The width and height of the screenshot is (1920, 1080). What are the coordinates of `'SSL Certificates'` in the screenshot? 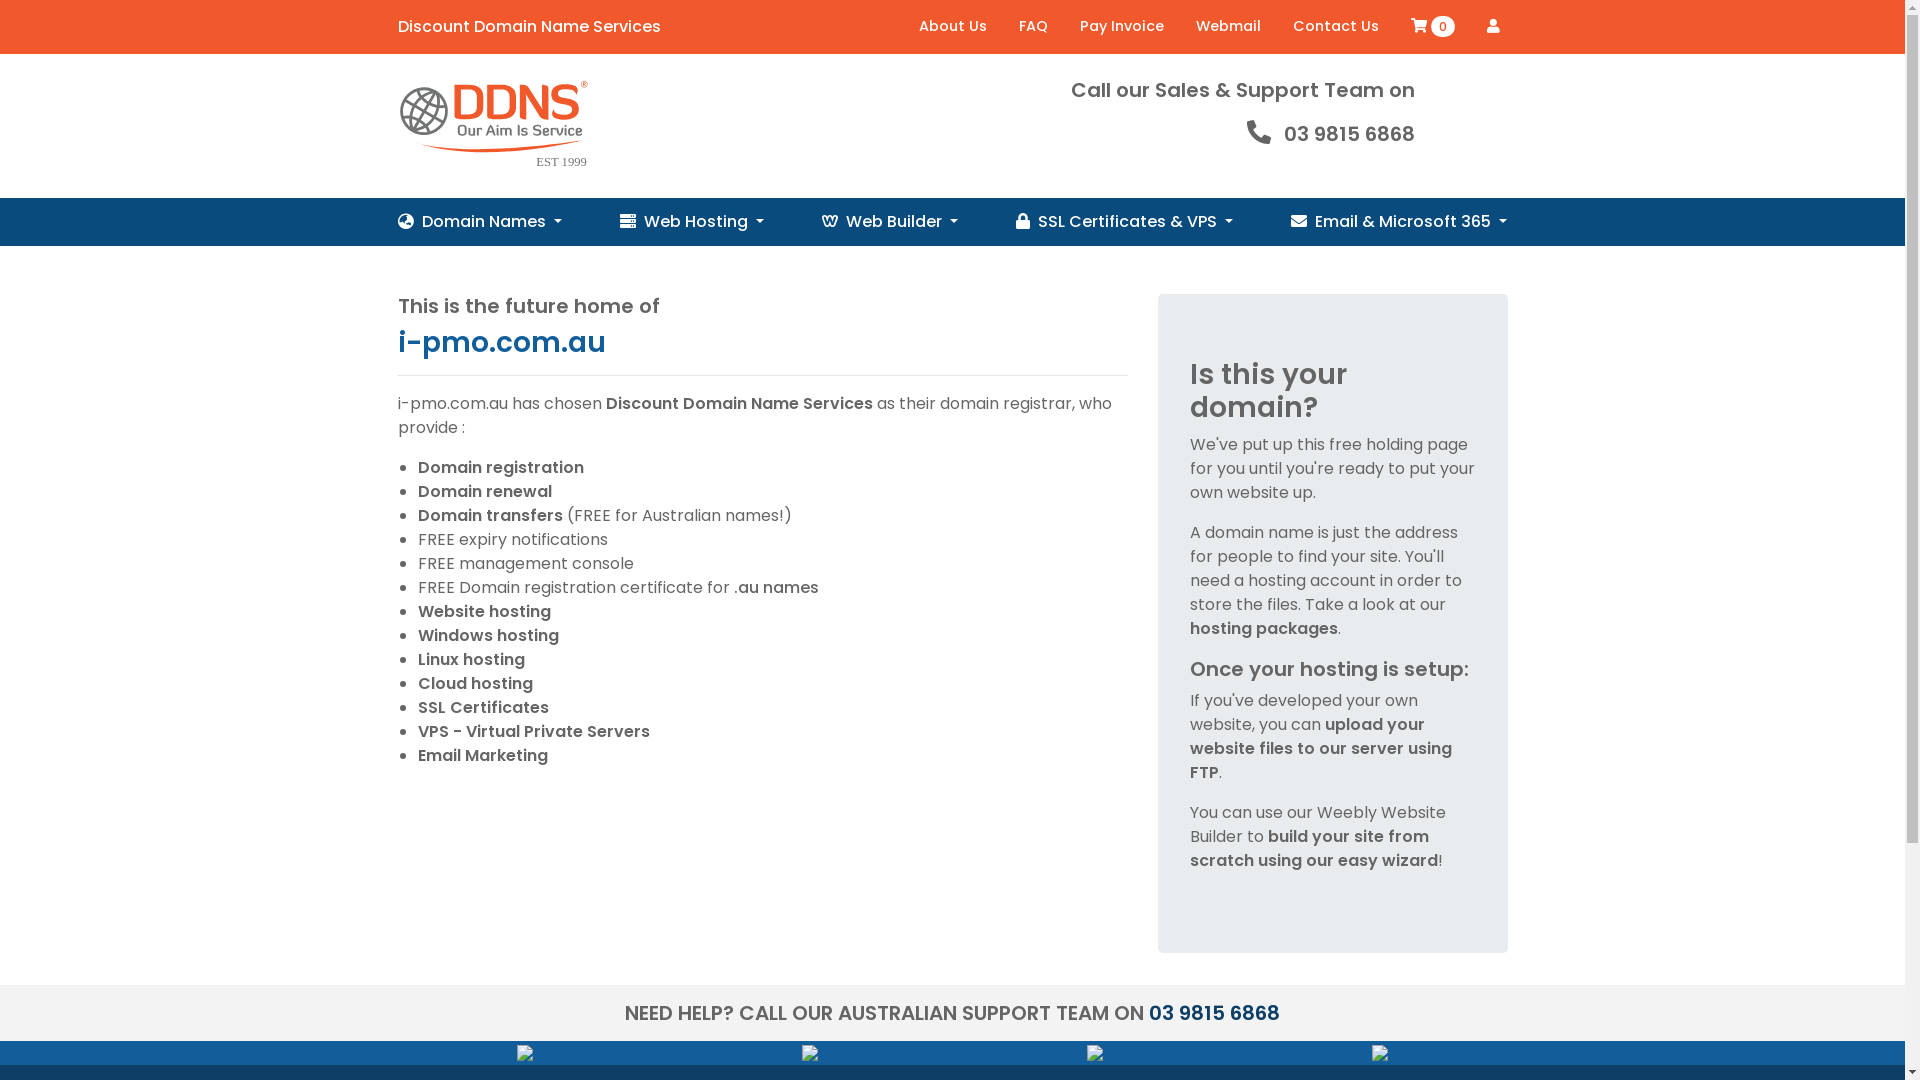 It's located at (416, 706).